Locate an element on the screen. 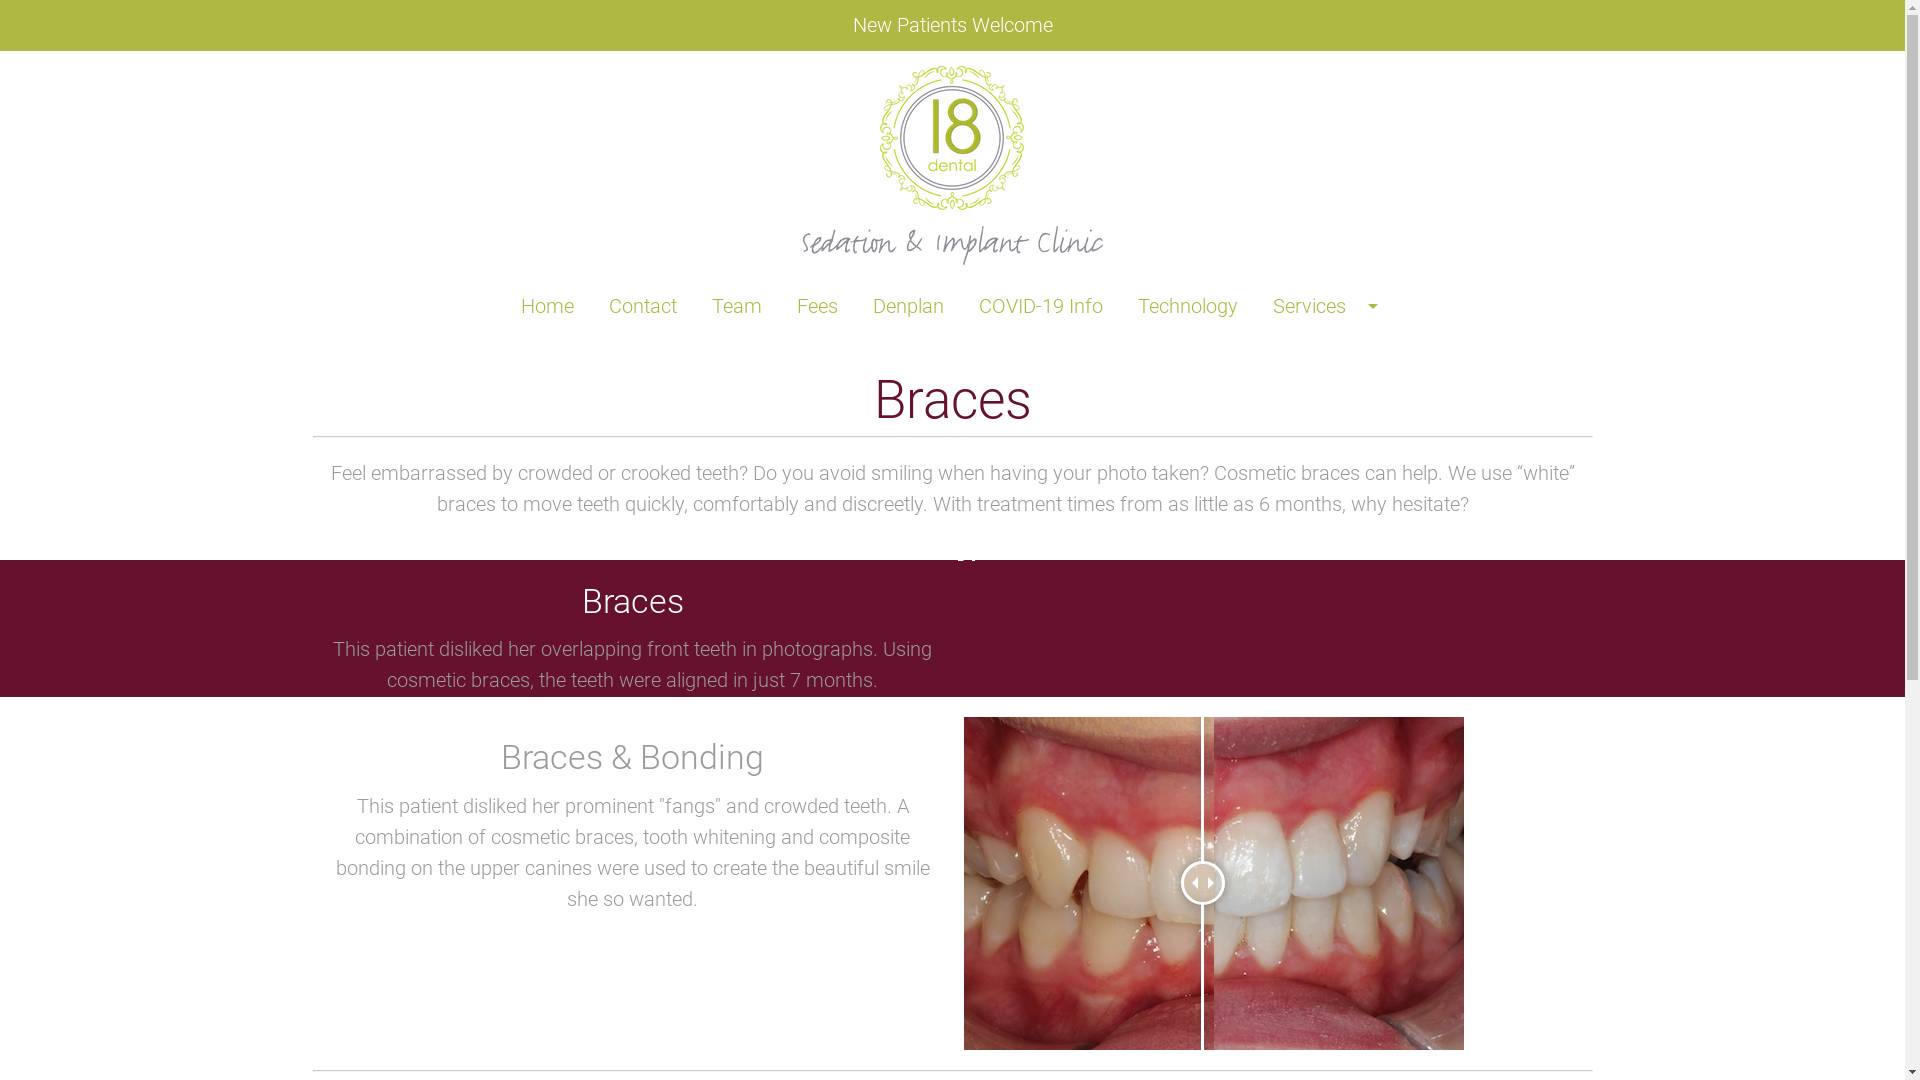 This screenshot has width=1920, height=1080. 'Services is located at coordinates (1256, 305).